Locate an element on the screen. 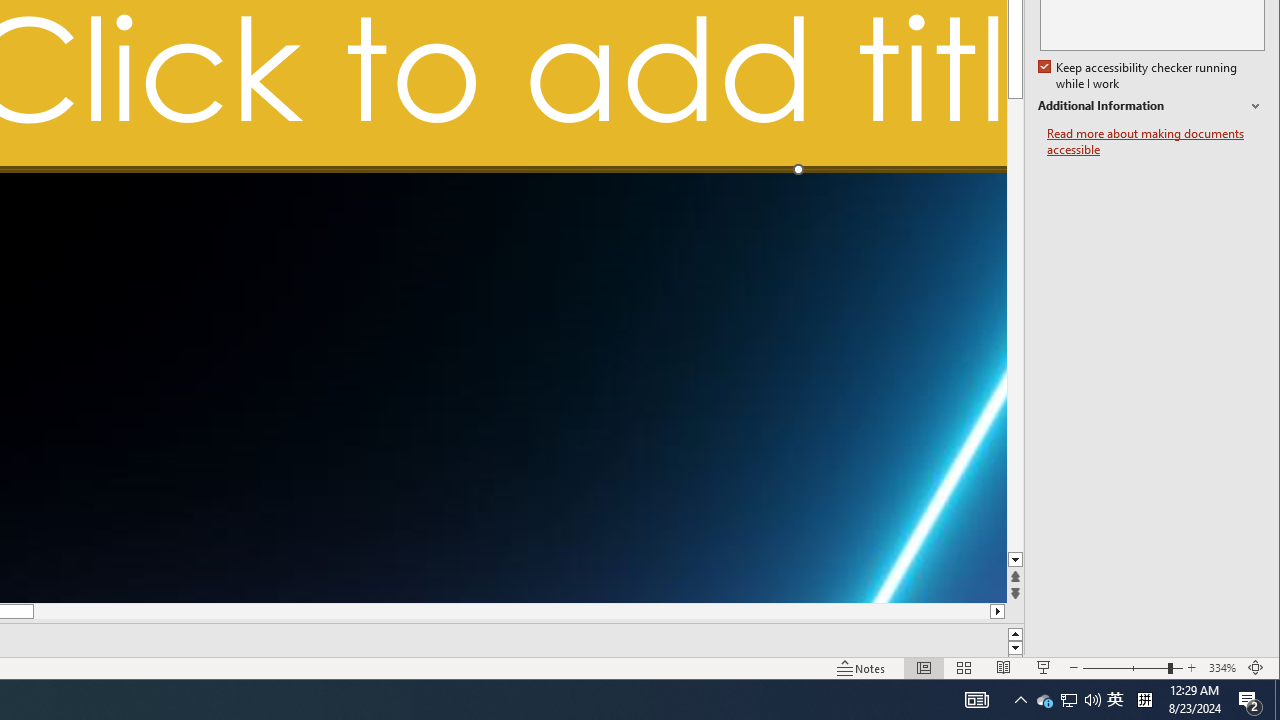  'Normal' is located at coordinates (861, 668).